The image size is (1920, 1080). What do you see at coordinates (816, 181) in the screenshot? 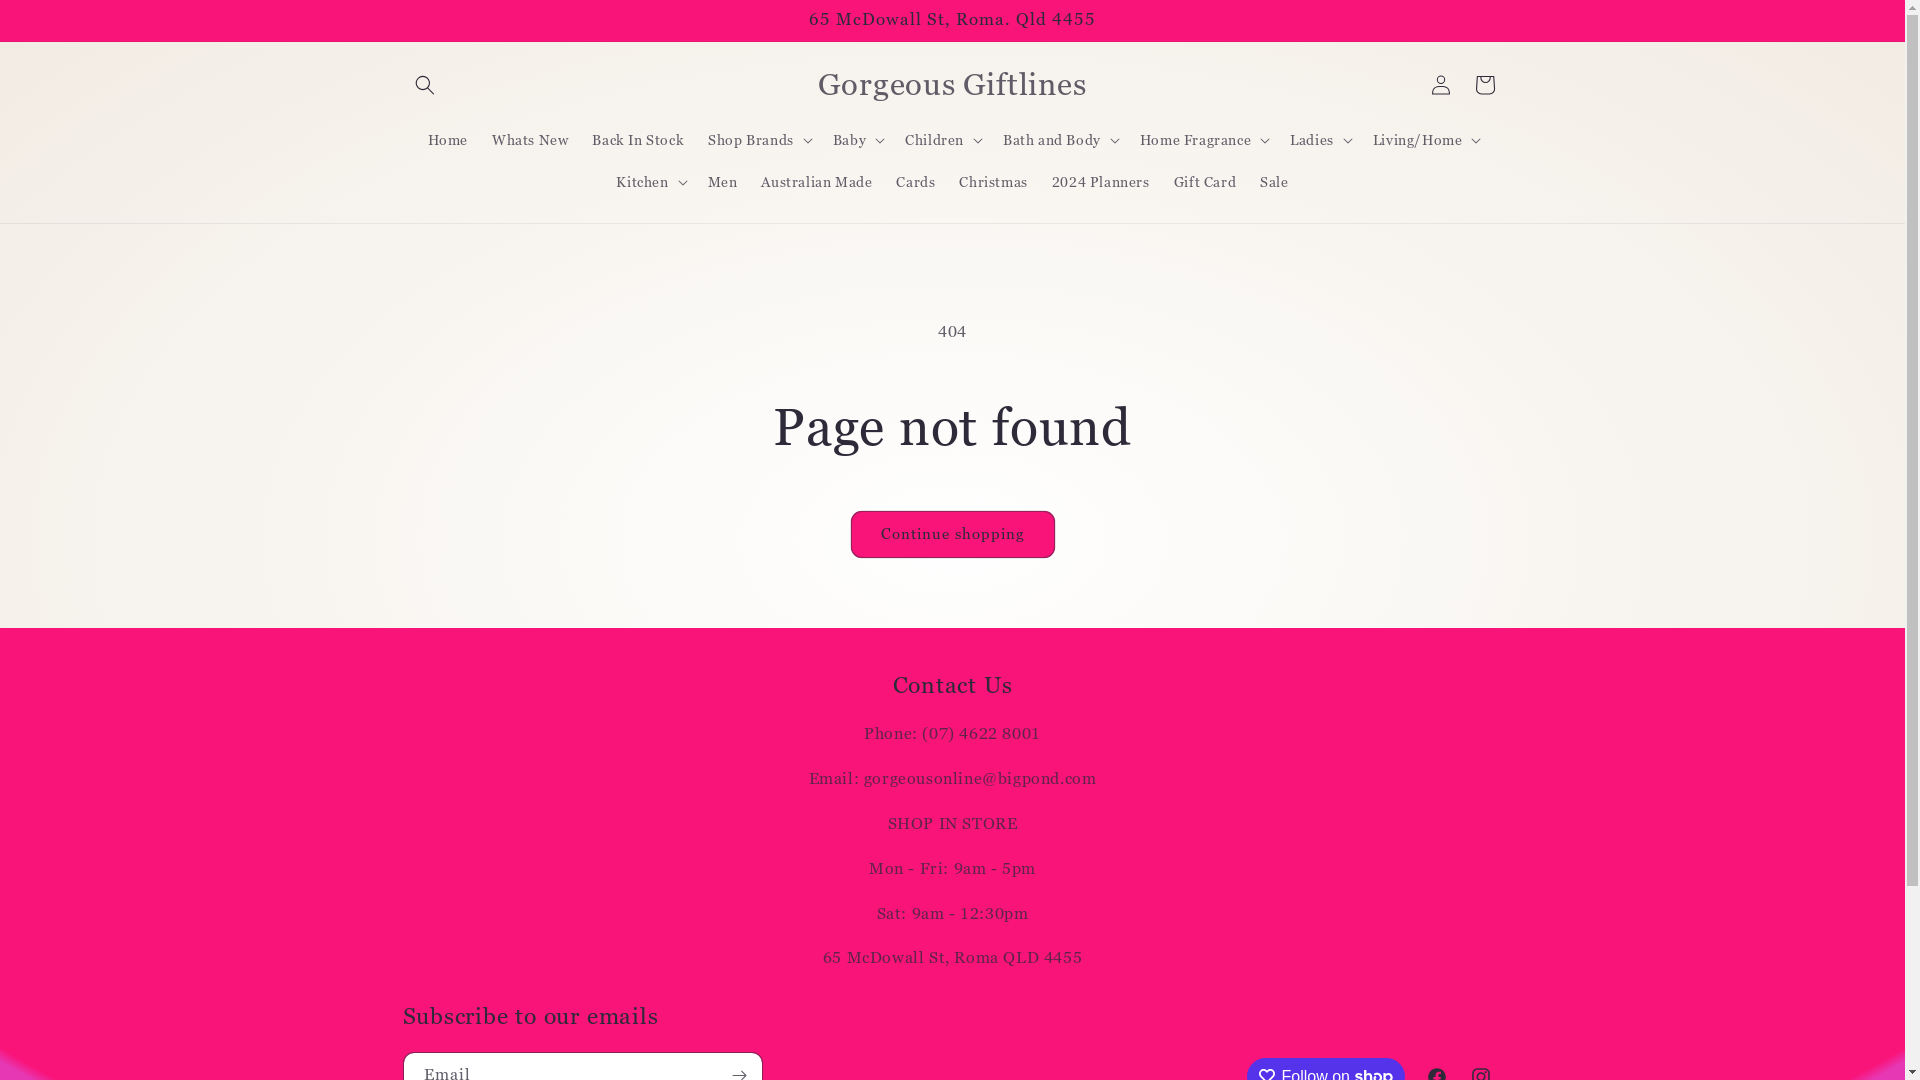
I see `'Australian Made'` at bounding box center [816, 181].